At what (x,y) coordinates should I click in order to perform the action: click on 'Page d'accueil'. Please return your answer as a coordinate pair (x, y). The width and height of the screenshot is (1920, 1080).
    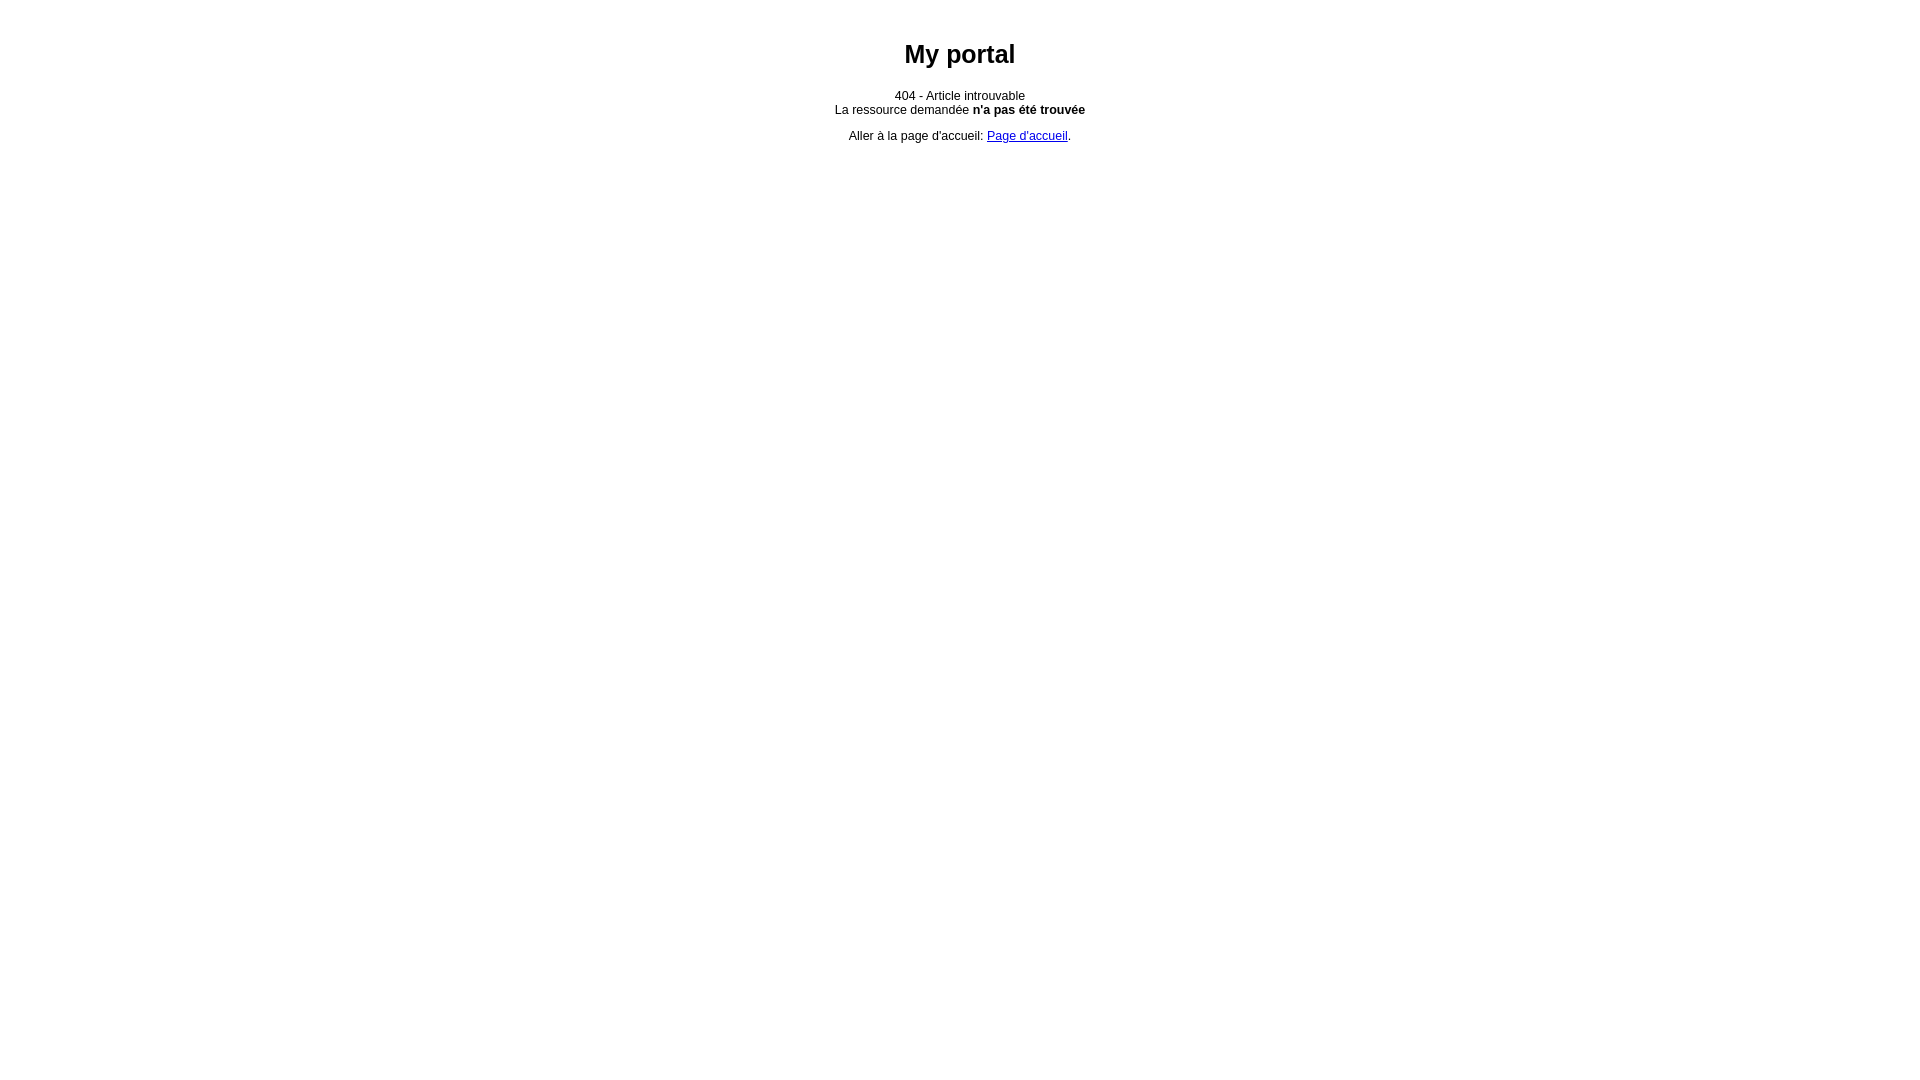
    Looking at the image, I should click on (1027, 135).